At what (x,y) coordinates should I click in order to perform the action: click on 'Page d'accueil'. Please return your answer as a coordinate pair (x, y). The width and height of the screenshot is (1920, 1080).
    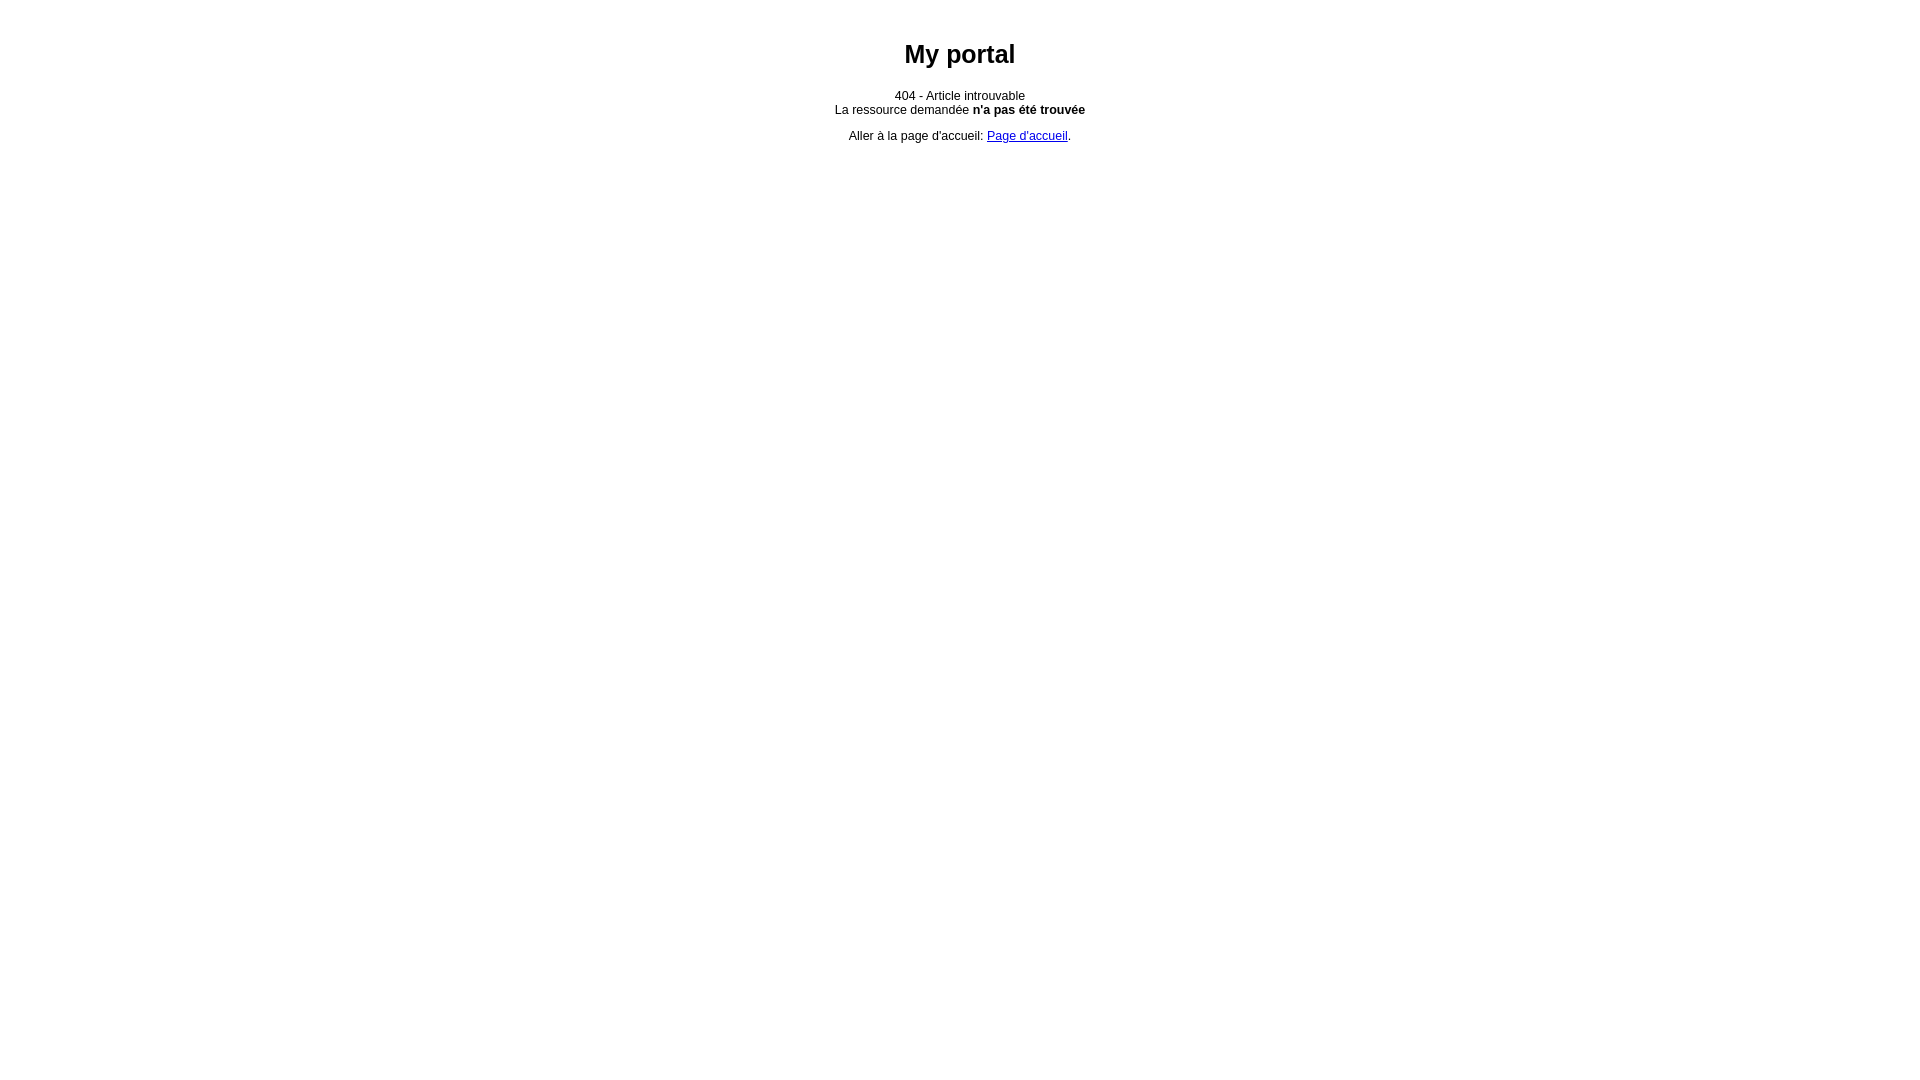
    Looking at the image, I should click on (1027, 135).